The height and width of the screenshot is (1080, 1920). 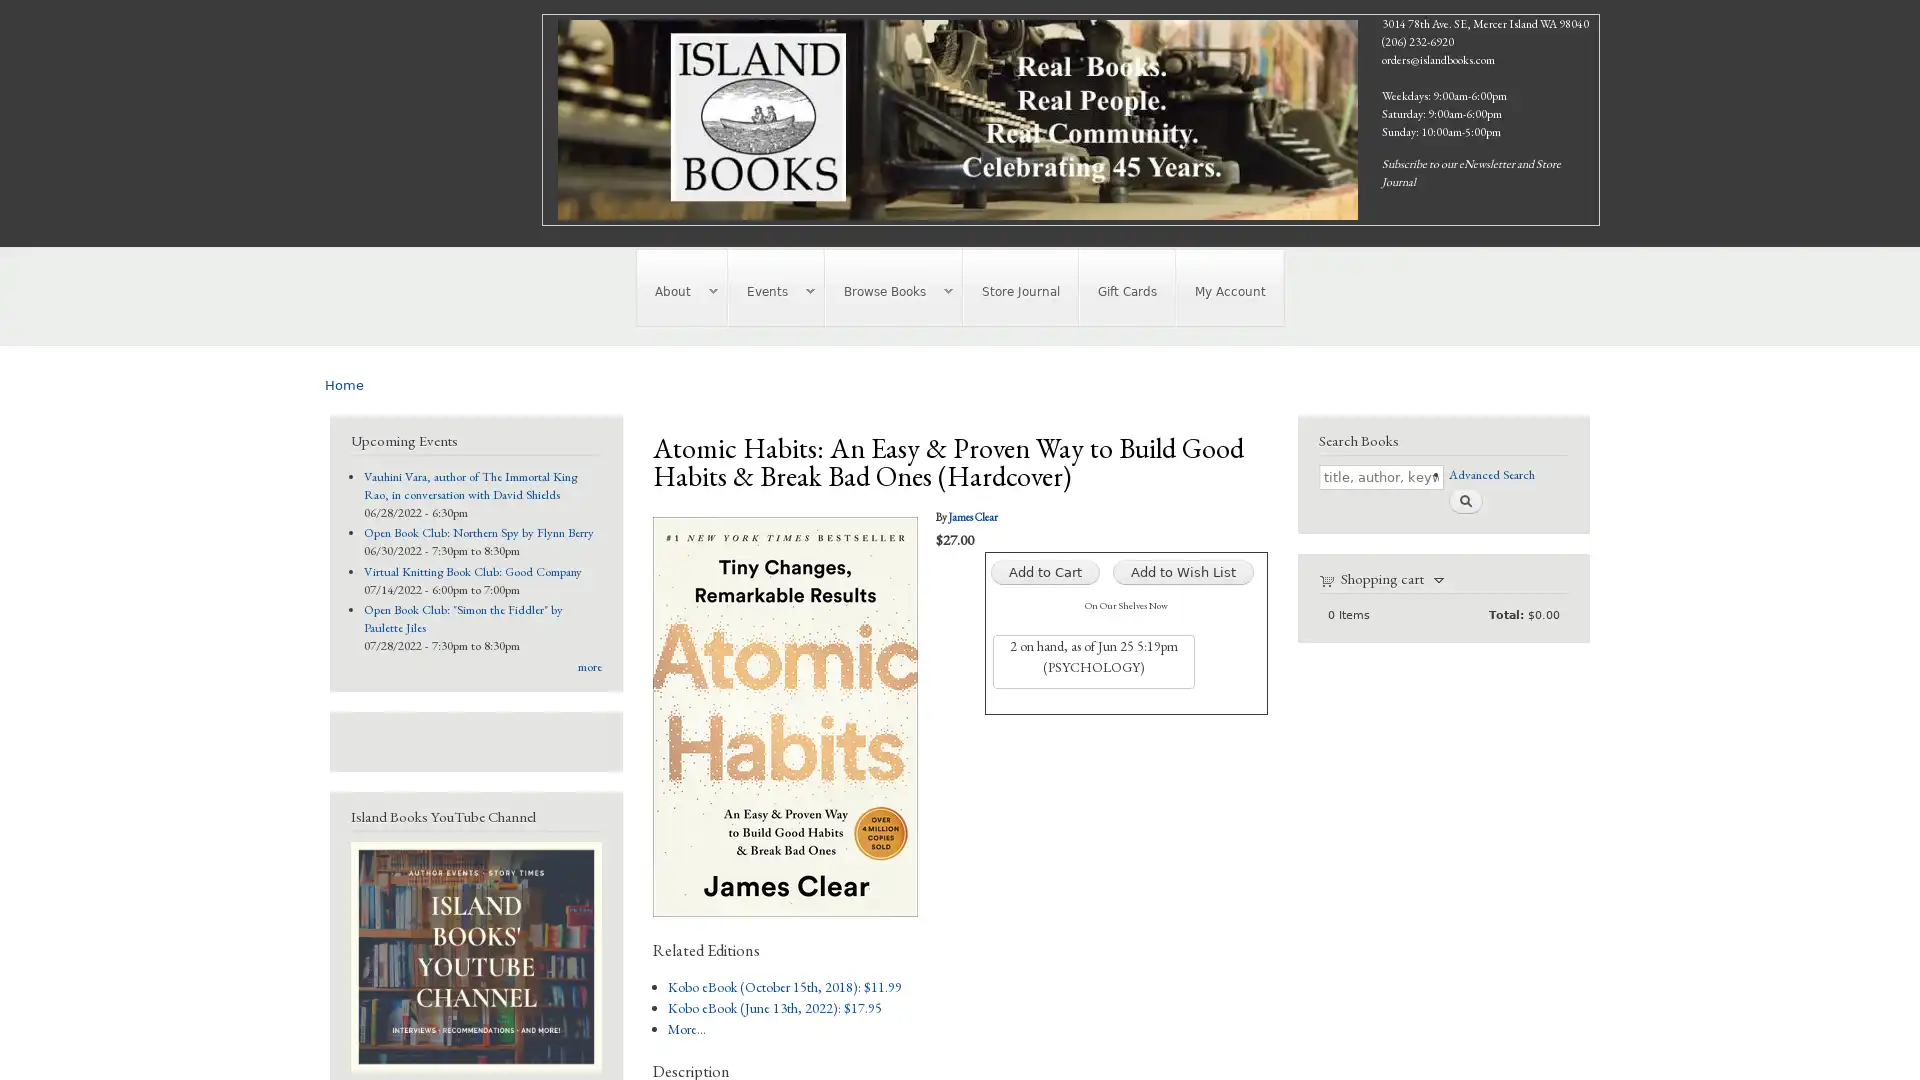 What do you see at coordinates (1043, 571) in the screenshot?
I see `Add to Cart` at bounding box center [1043, 571].